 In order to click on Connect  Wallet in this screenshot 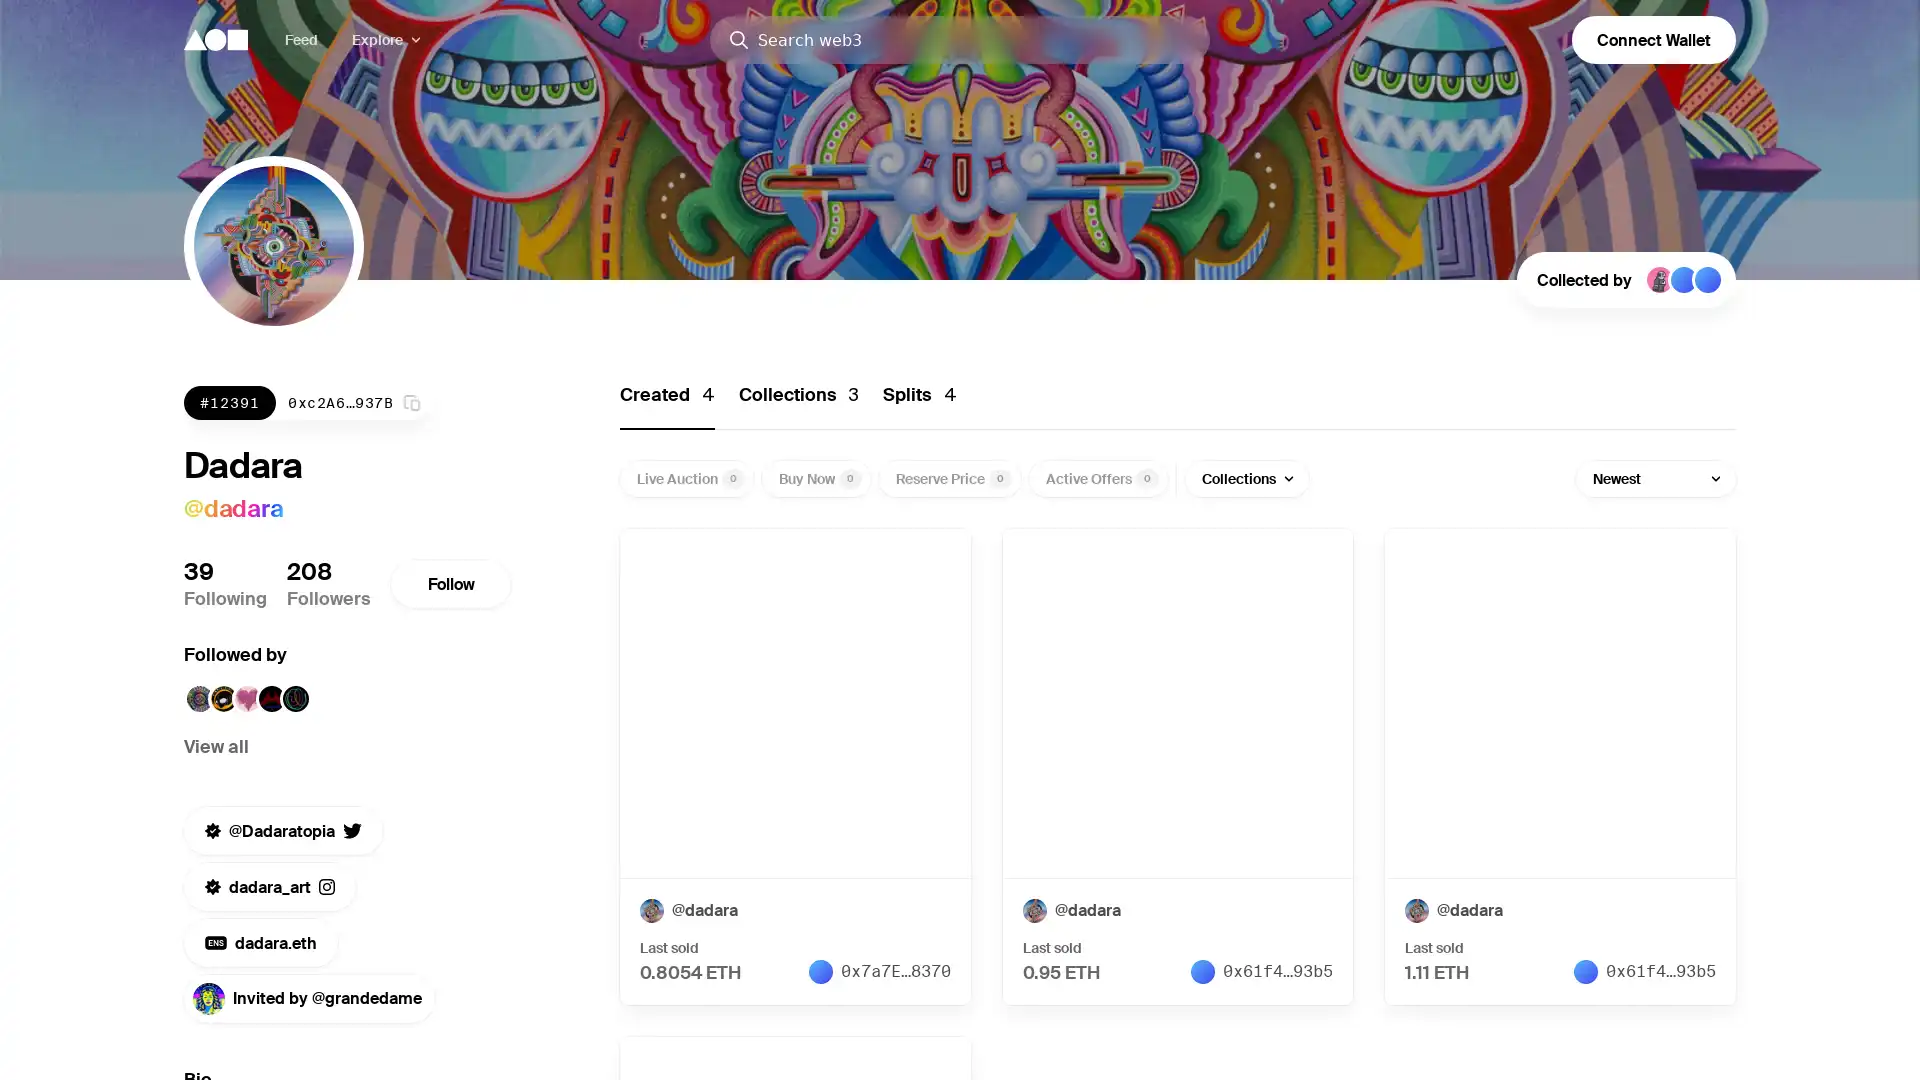, I will do `click(1652, 39)`.